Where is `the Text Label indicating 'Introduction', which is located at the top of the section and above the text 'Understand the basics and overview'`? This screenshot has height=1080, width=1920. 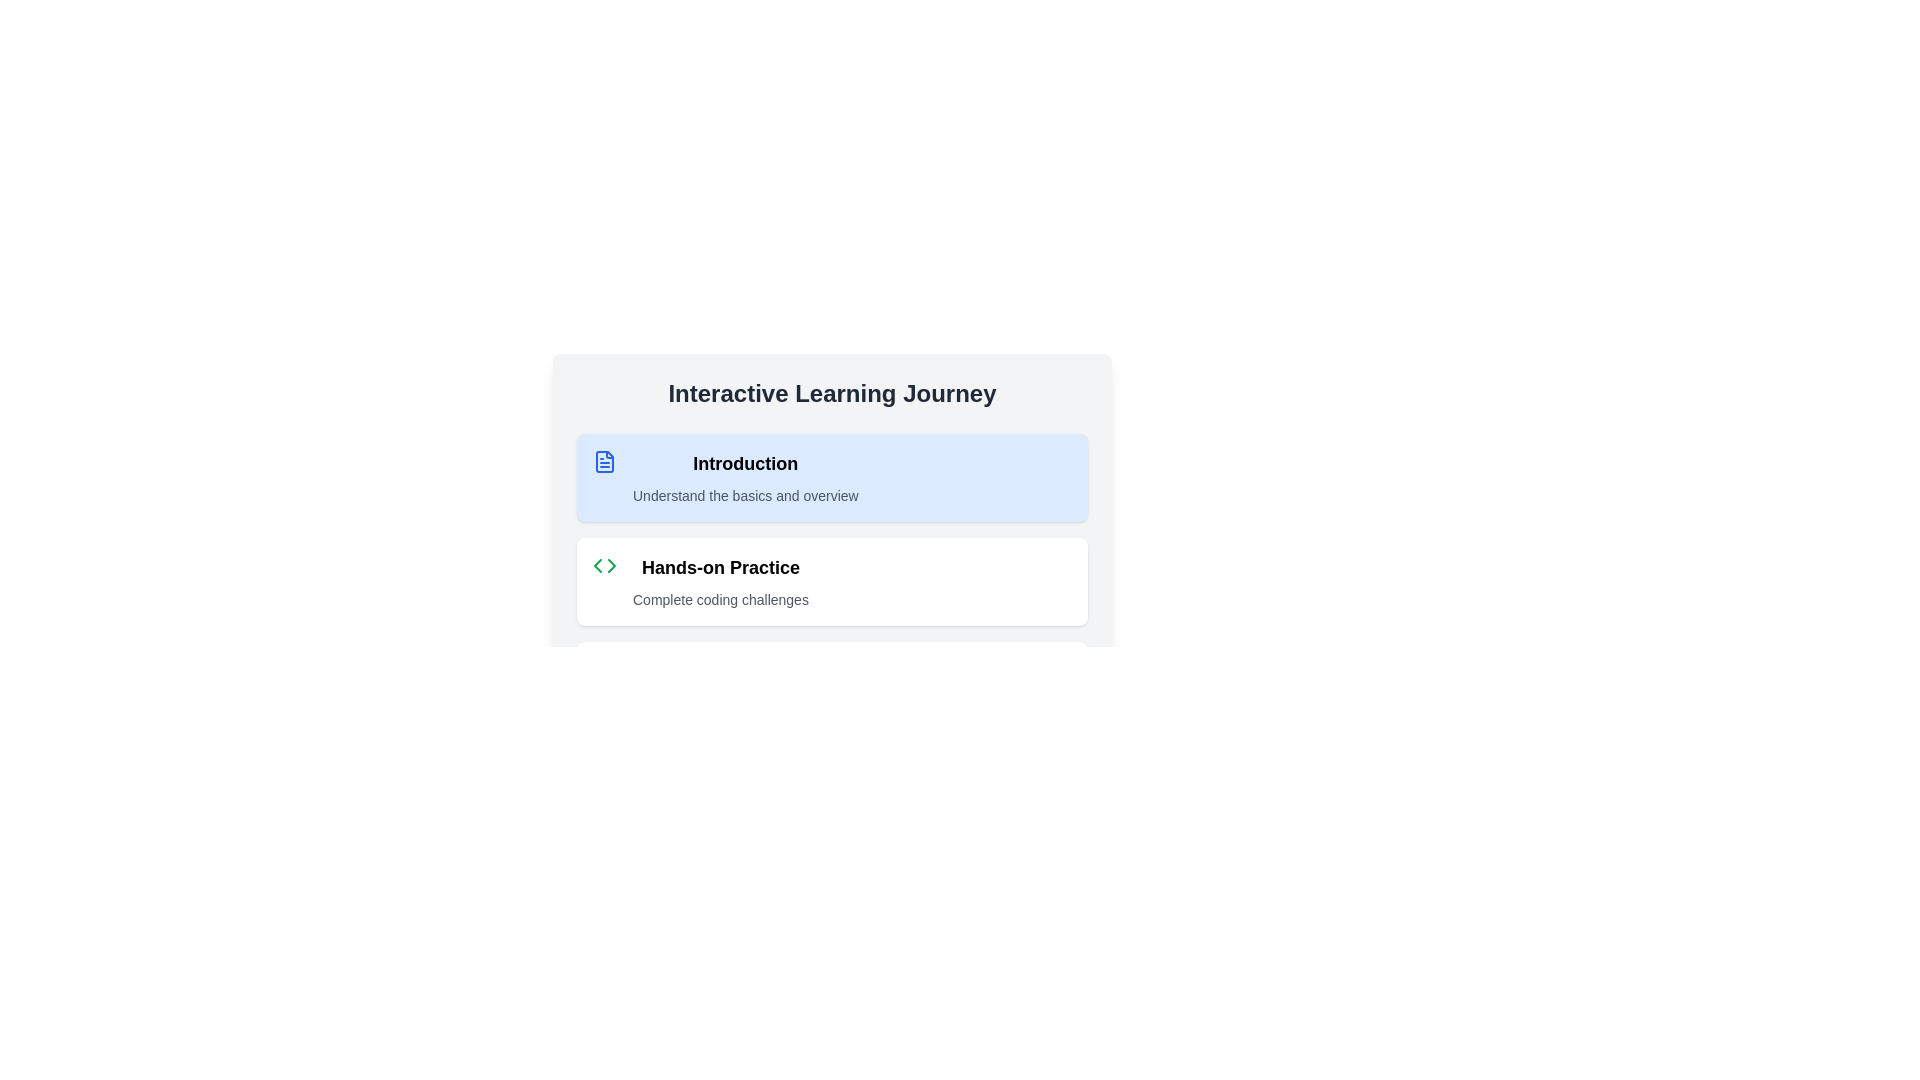
the Text Label indicating 'Introduction', which is located at the top of the section and above the text 'Understand the basics and overview' is located at coordinates (744, 463).